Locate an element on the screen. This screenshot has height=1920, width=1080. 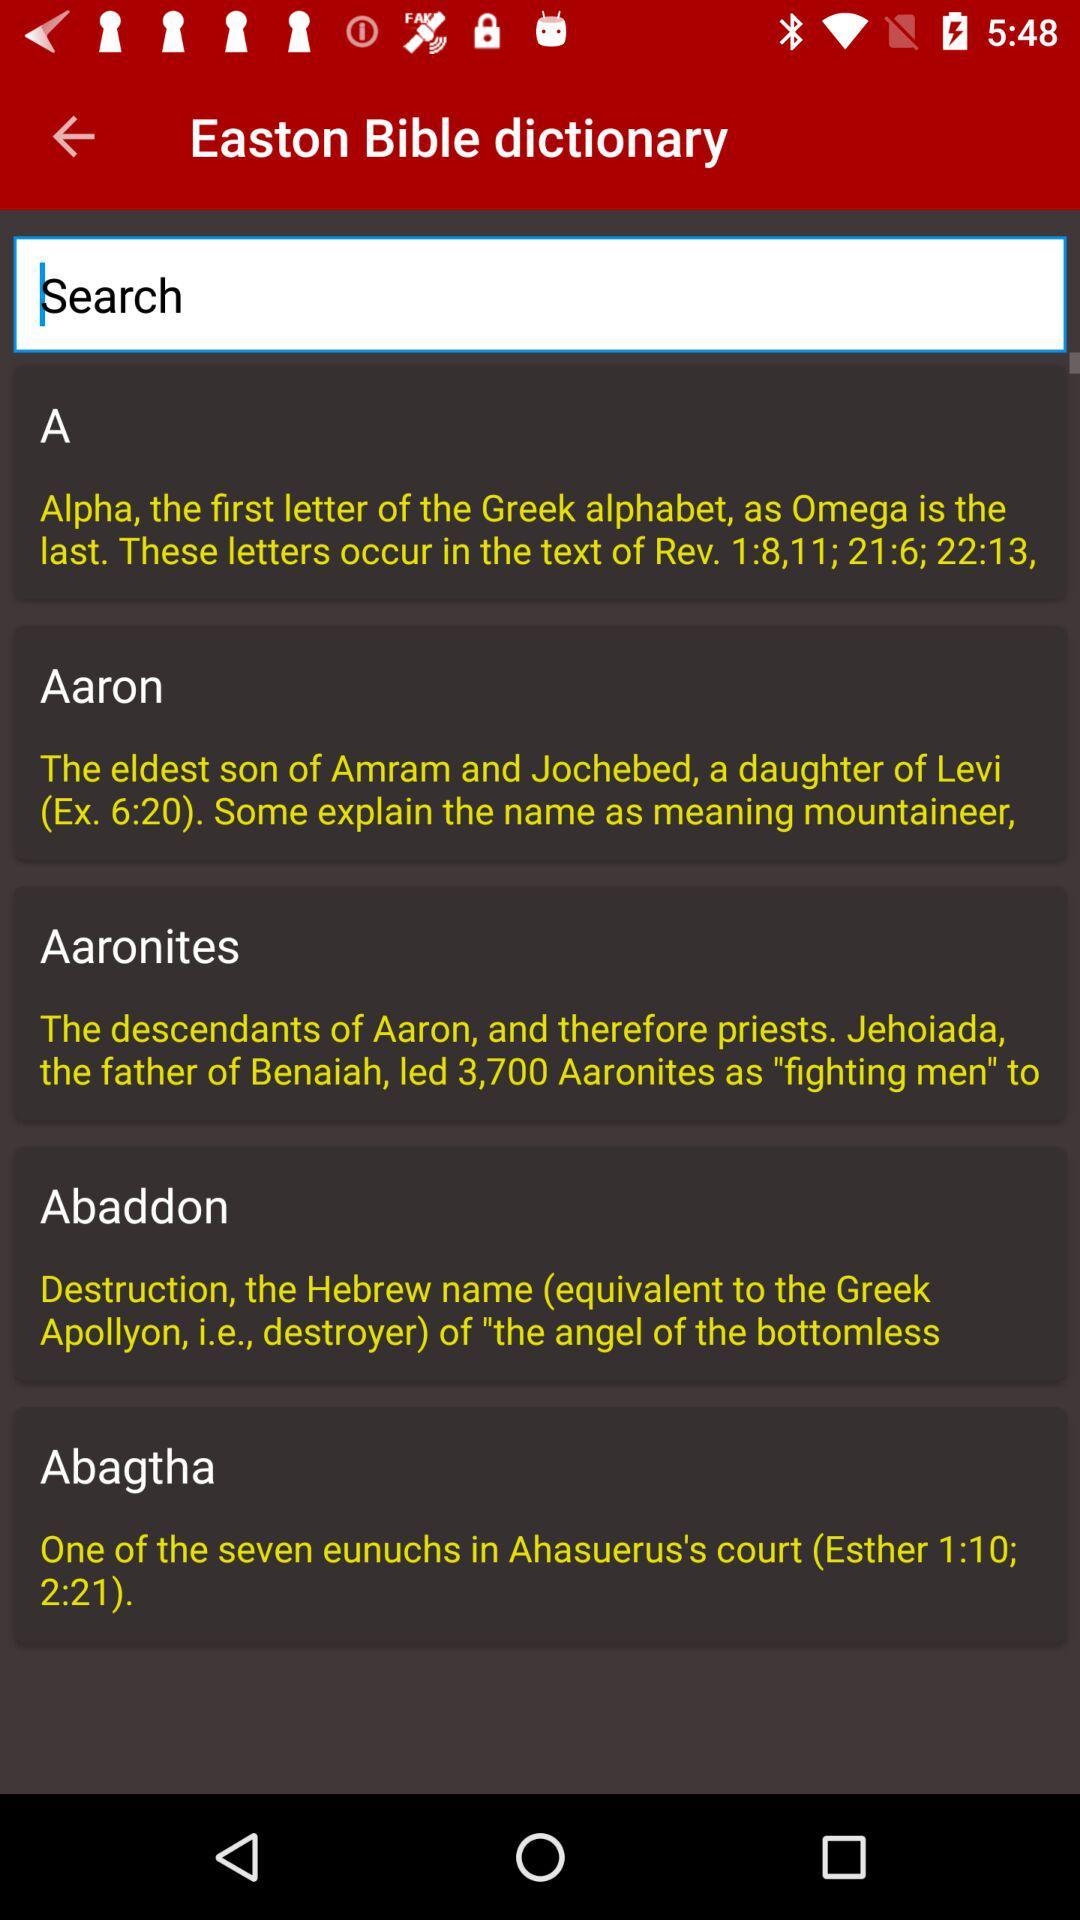
go back is located at coordinates (72, 135).